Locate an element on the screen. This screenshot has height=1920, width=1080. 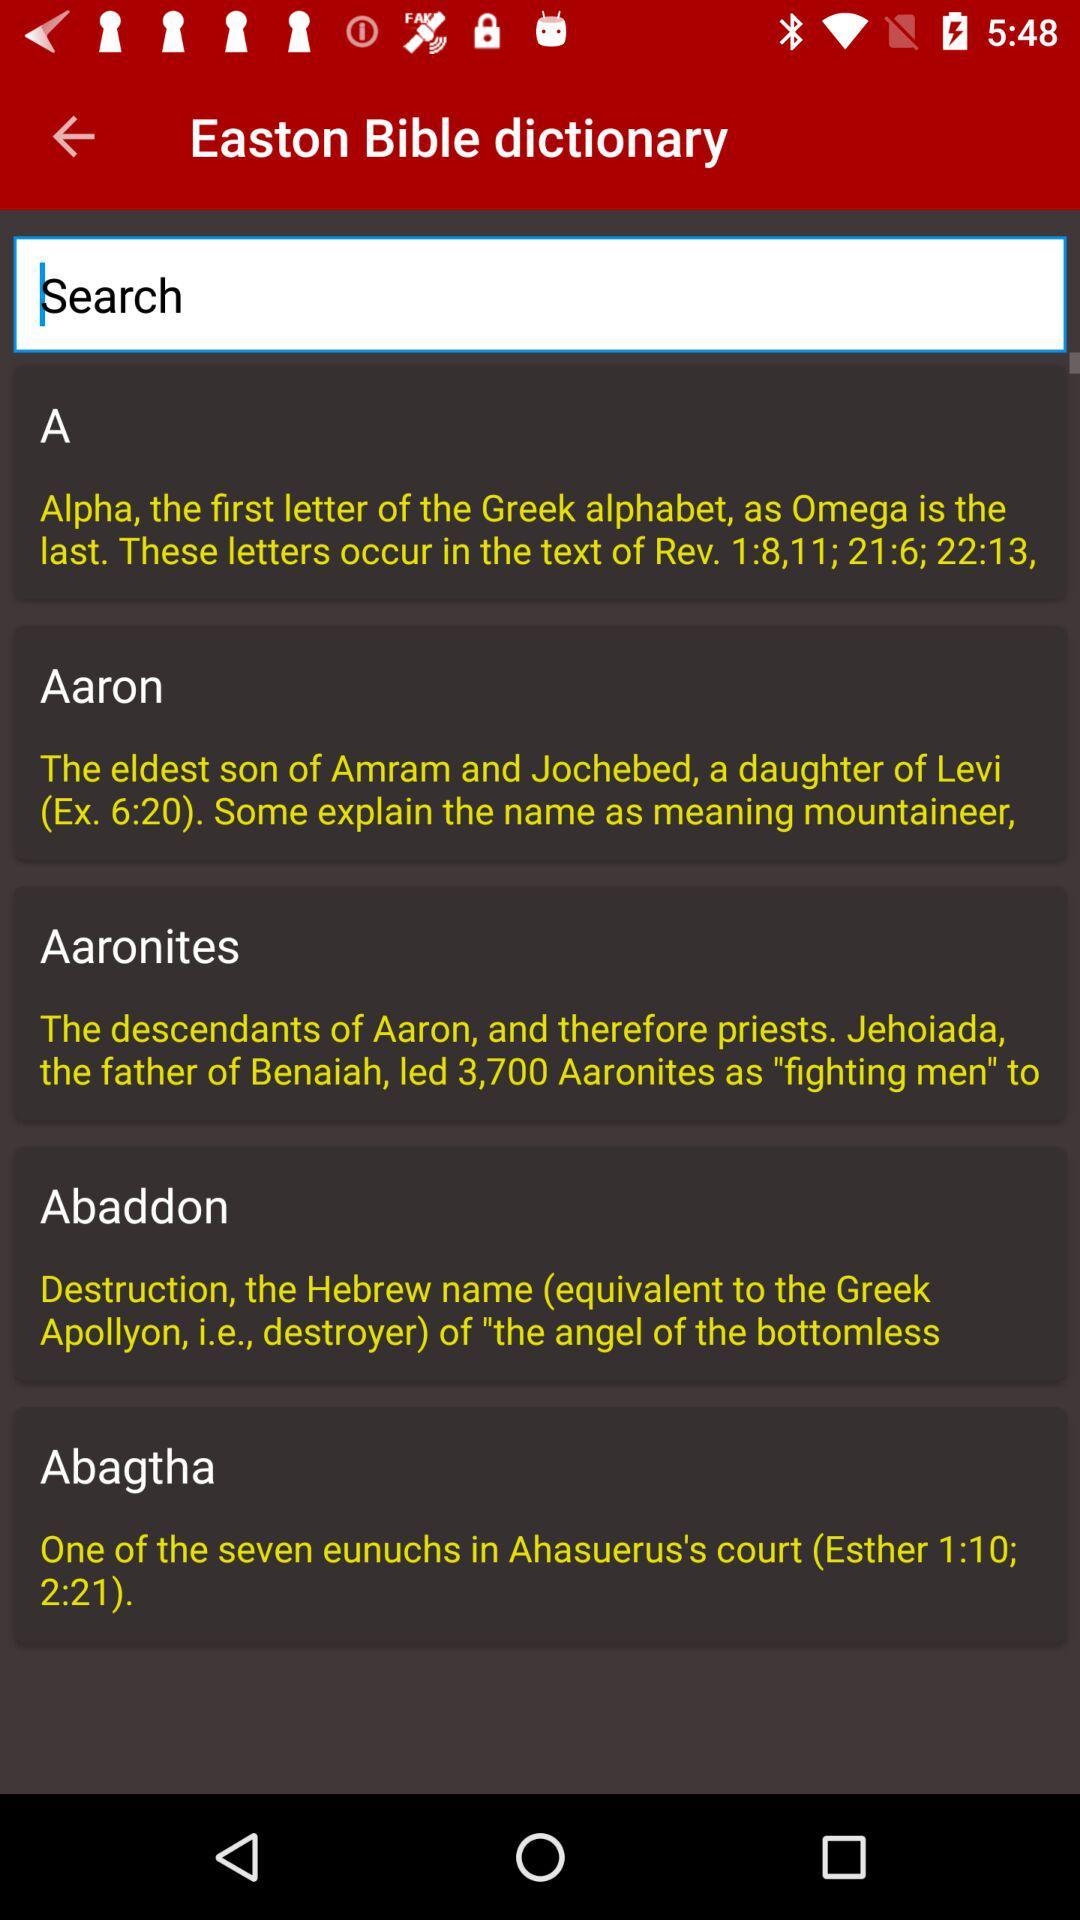
go back is located at coordinates (72, 135).